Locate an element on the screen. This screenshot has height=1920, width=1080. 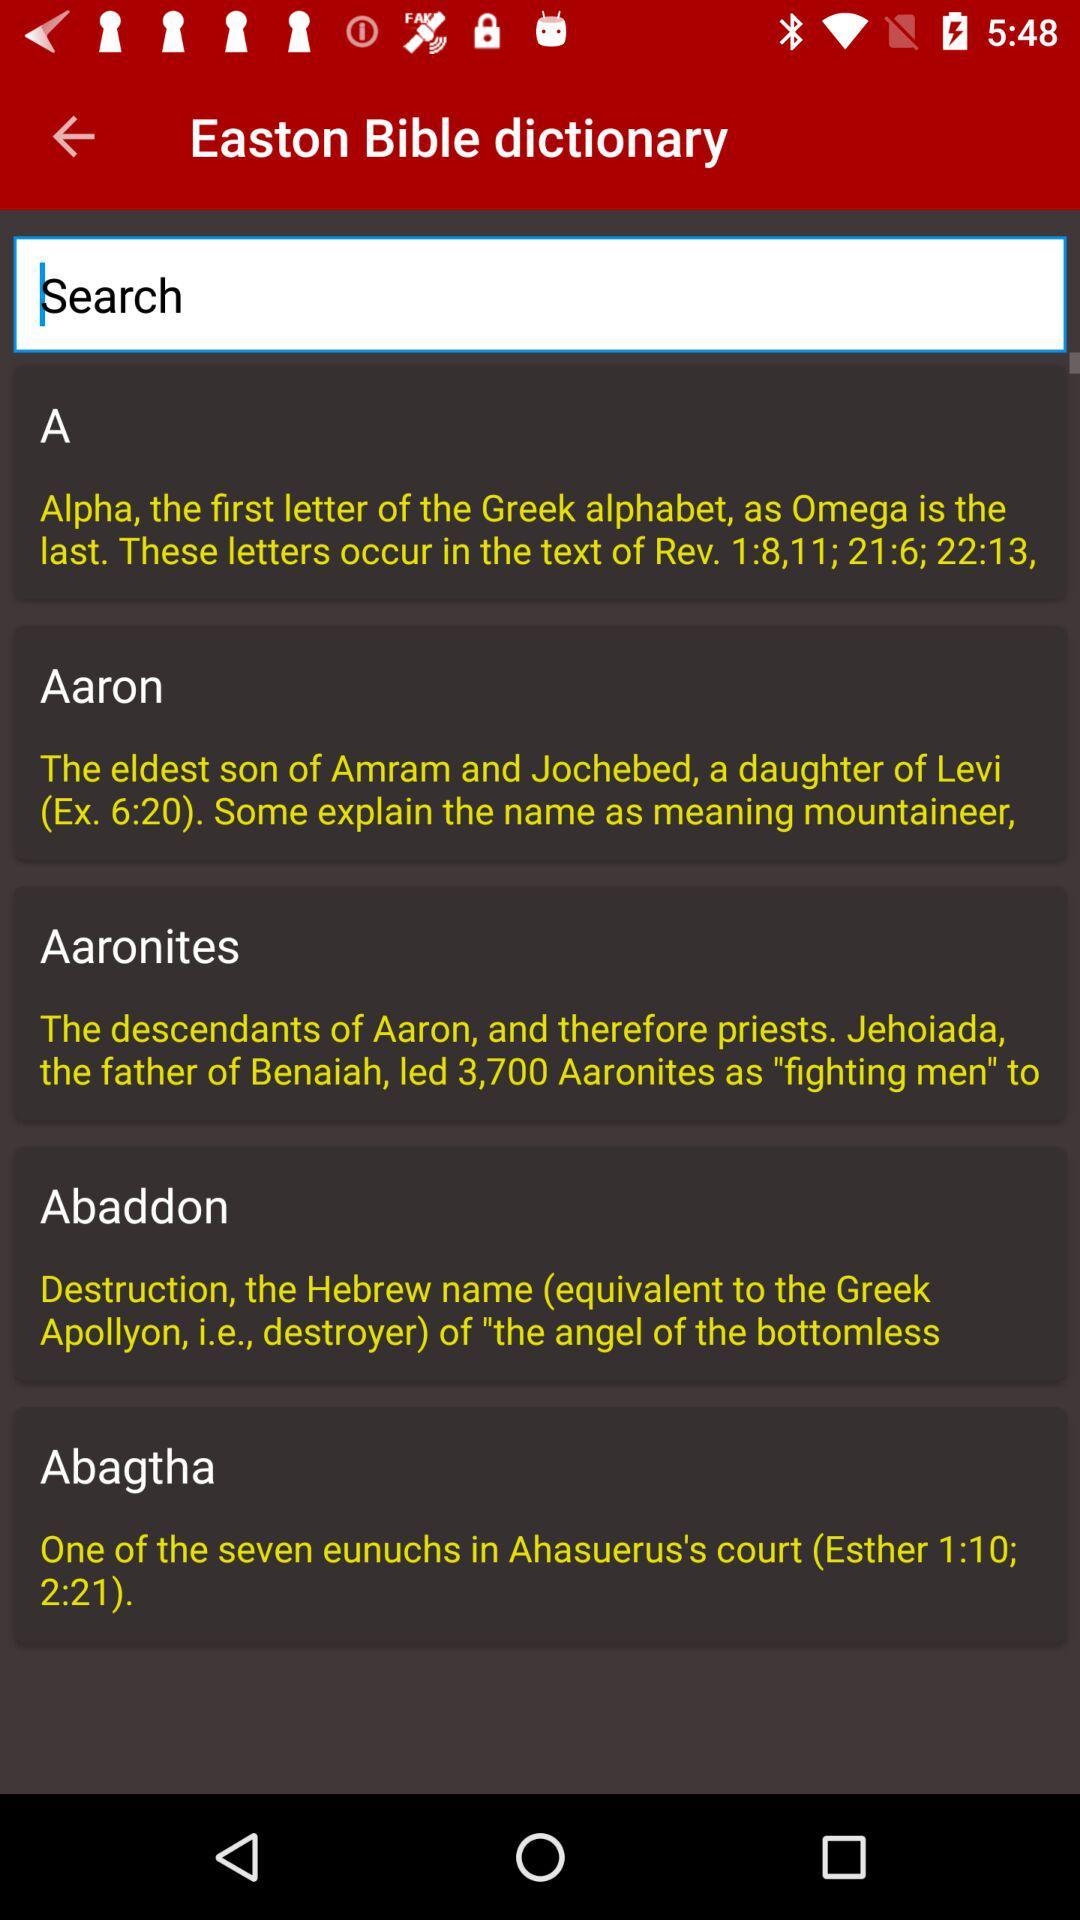
go back is located at coordinates (72, 135).